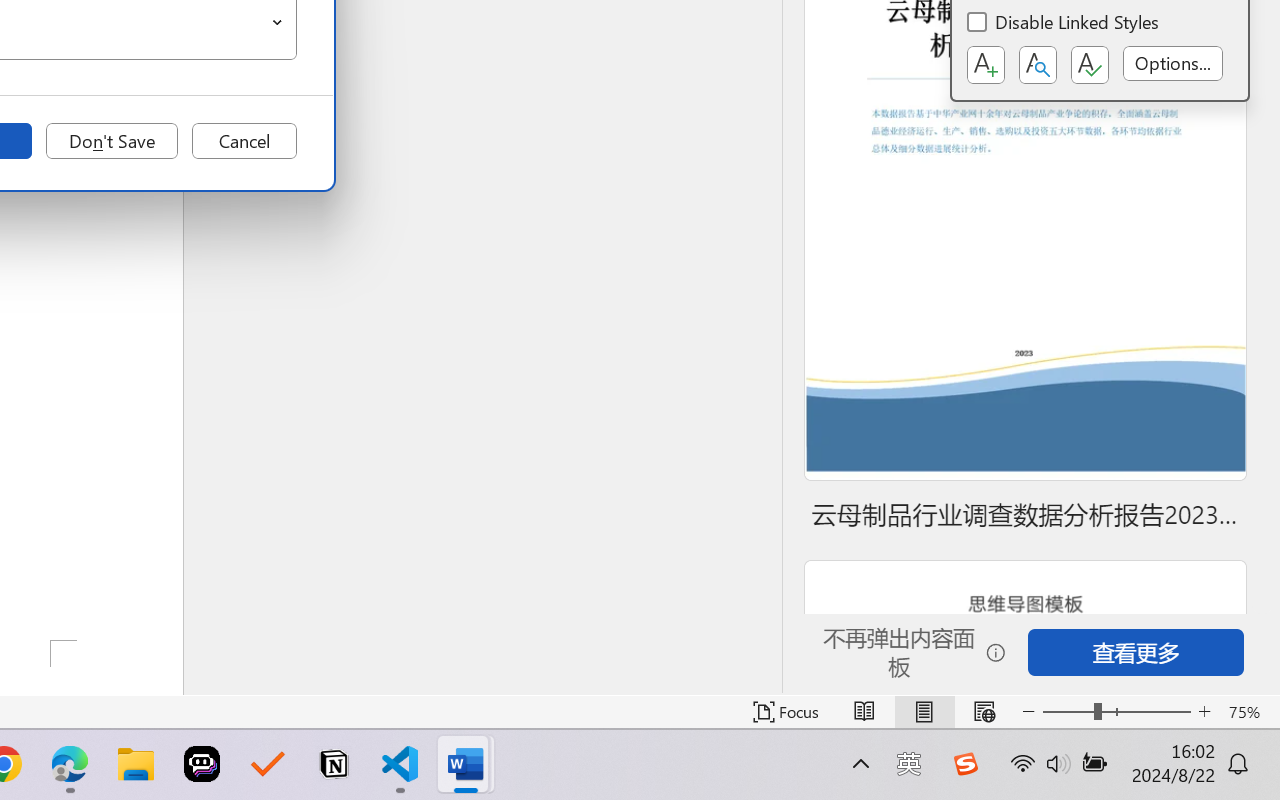 The image size is (1280, 800). What do you see at coordinates (785, 711) in the screenshot?
I see `'Focus '` at bounding box center [785, 711].